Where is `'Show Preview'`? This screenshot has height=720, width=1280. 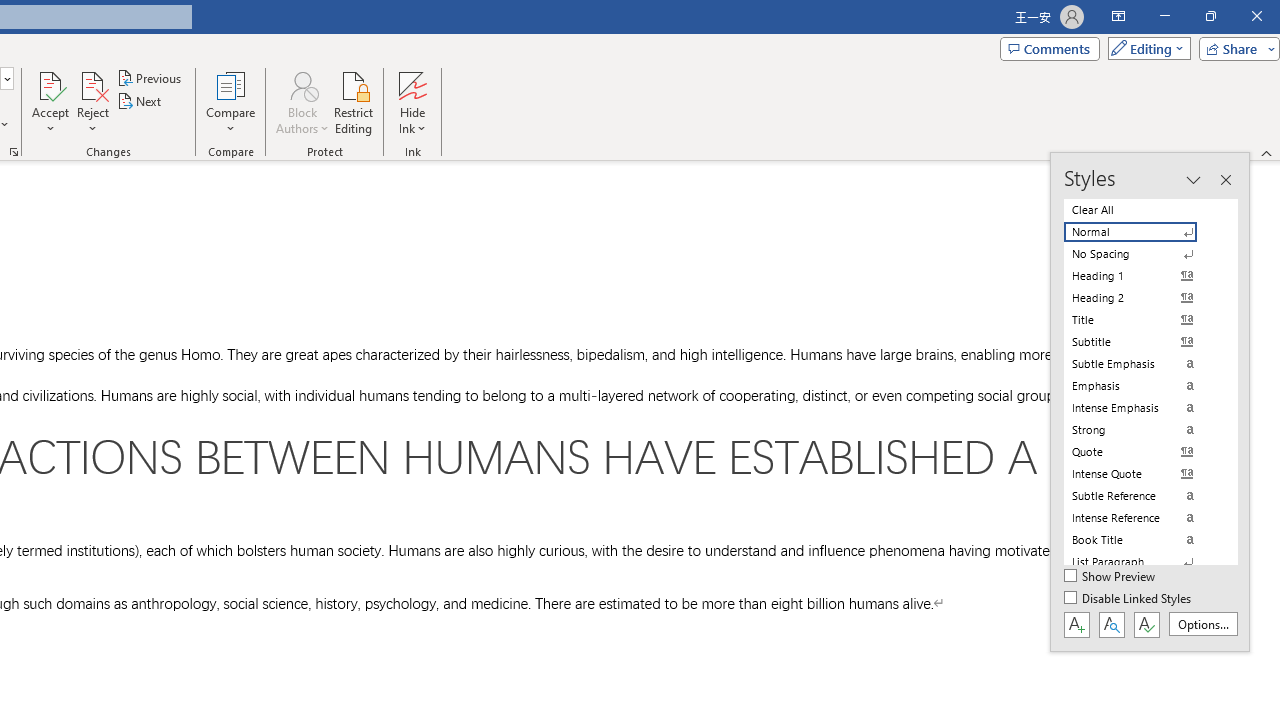
'Show Preview' is located at coordinates (1110, 577).